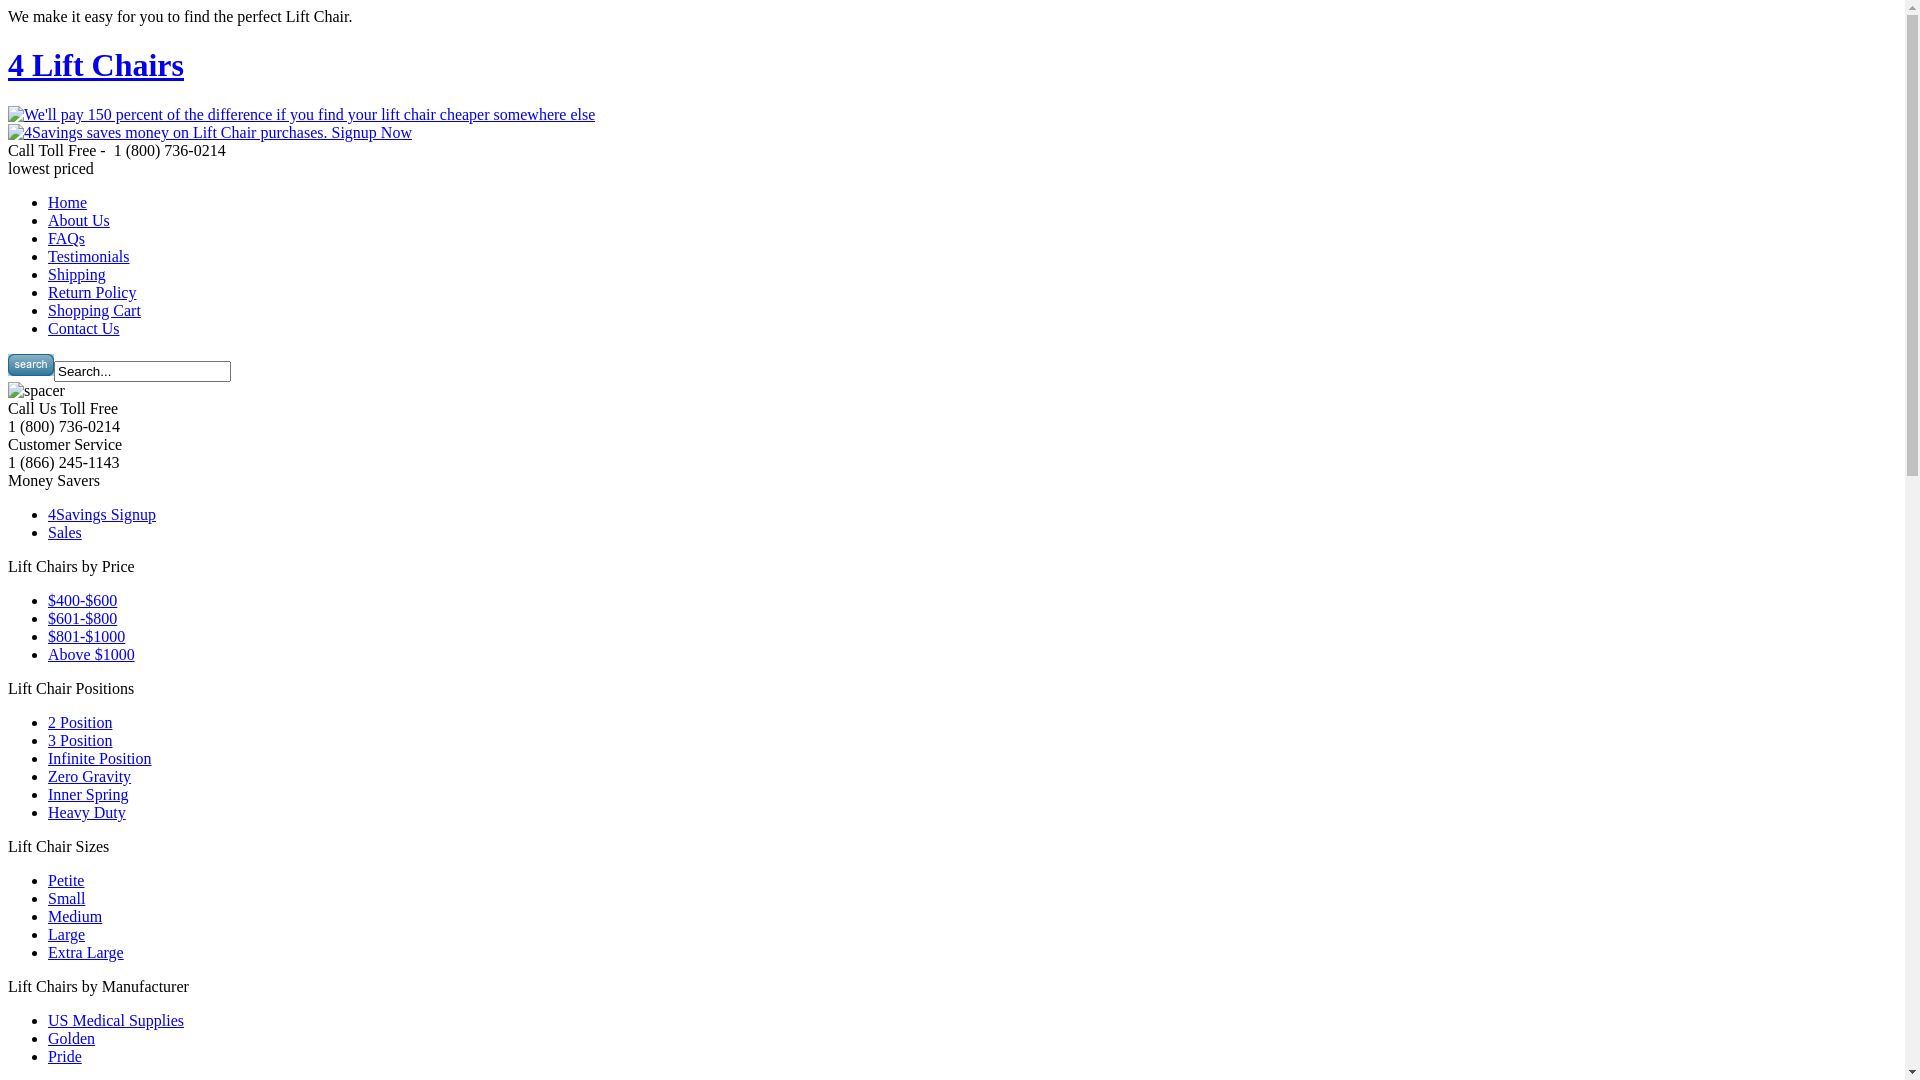  I want to click on 'Petite', so click(66, 879).